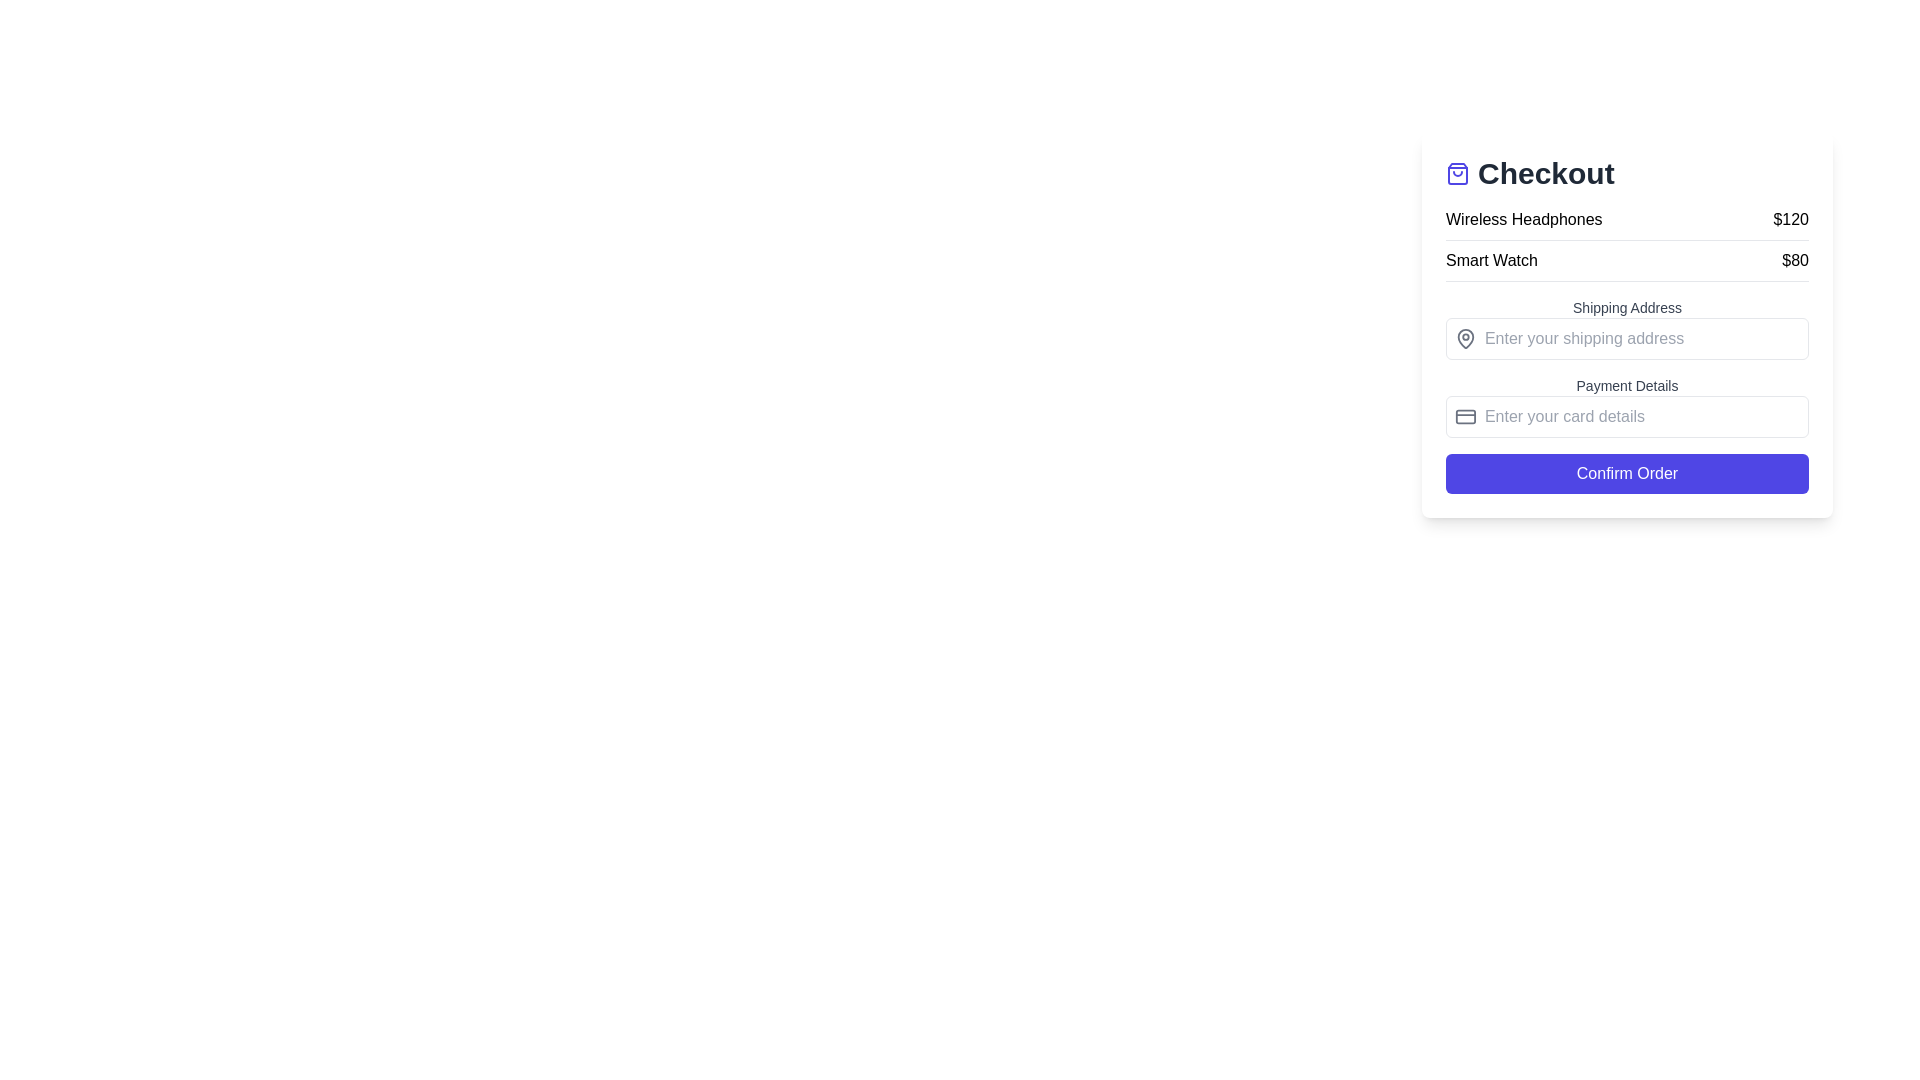 This screenshot has width=1920, height=1080. What do you see at coordinates (1465, 338) in the screenshot?
I see `the map pin icon located within the 'Shipping Address' input field on the checkout form, positioned just to the left of the text input box` at bounding box center [1465, 338].